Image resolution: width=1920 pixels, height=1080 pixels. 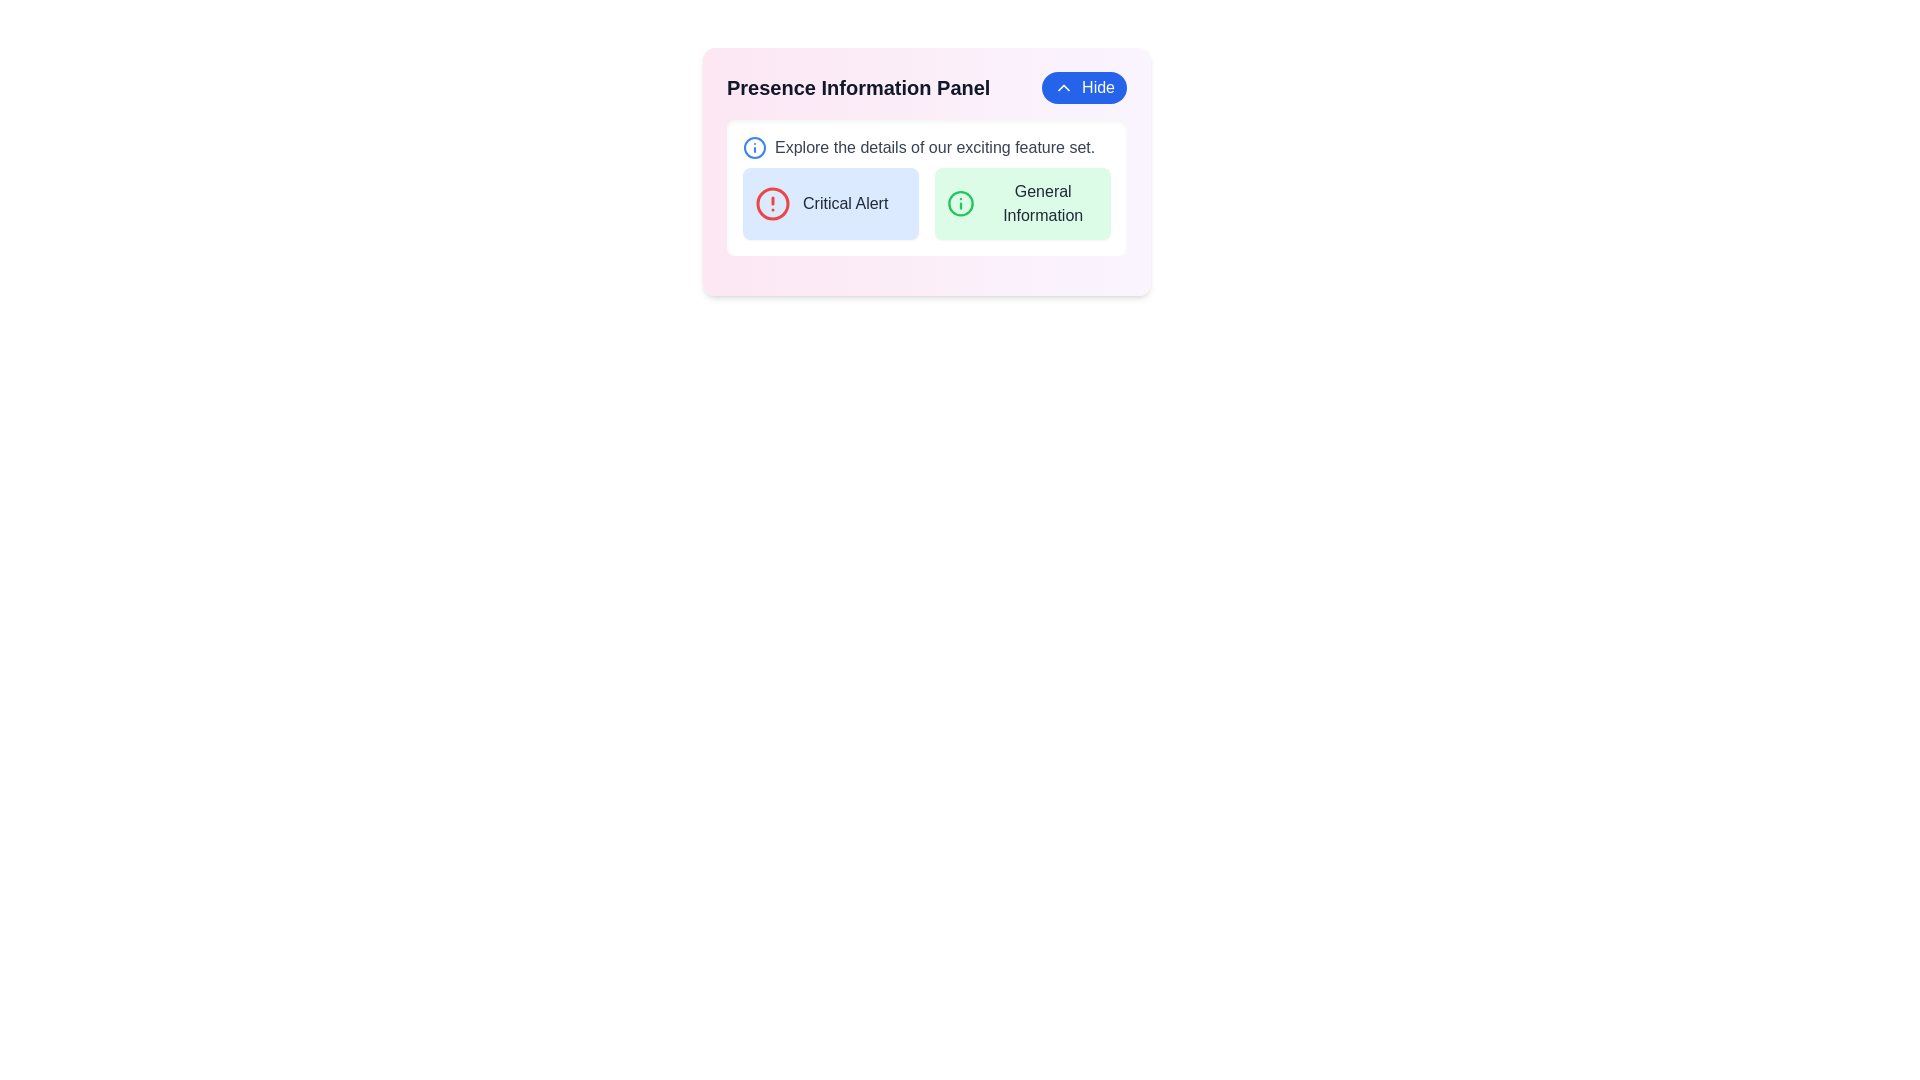 I want to click on text displayed in the Text Label that contains 'Explore the details of our exciting feature set', which is styled in medium gray and is positioned to the right of the blue 'info' icon, so click(x=934, y=146).